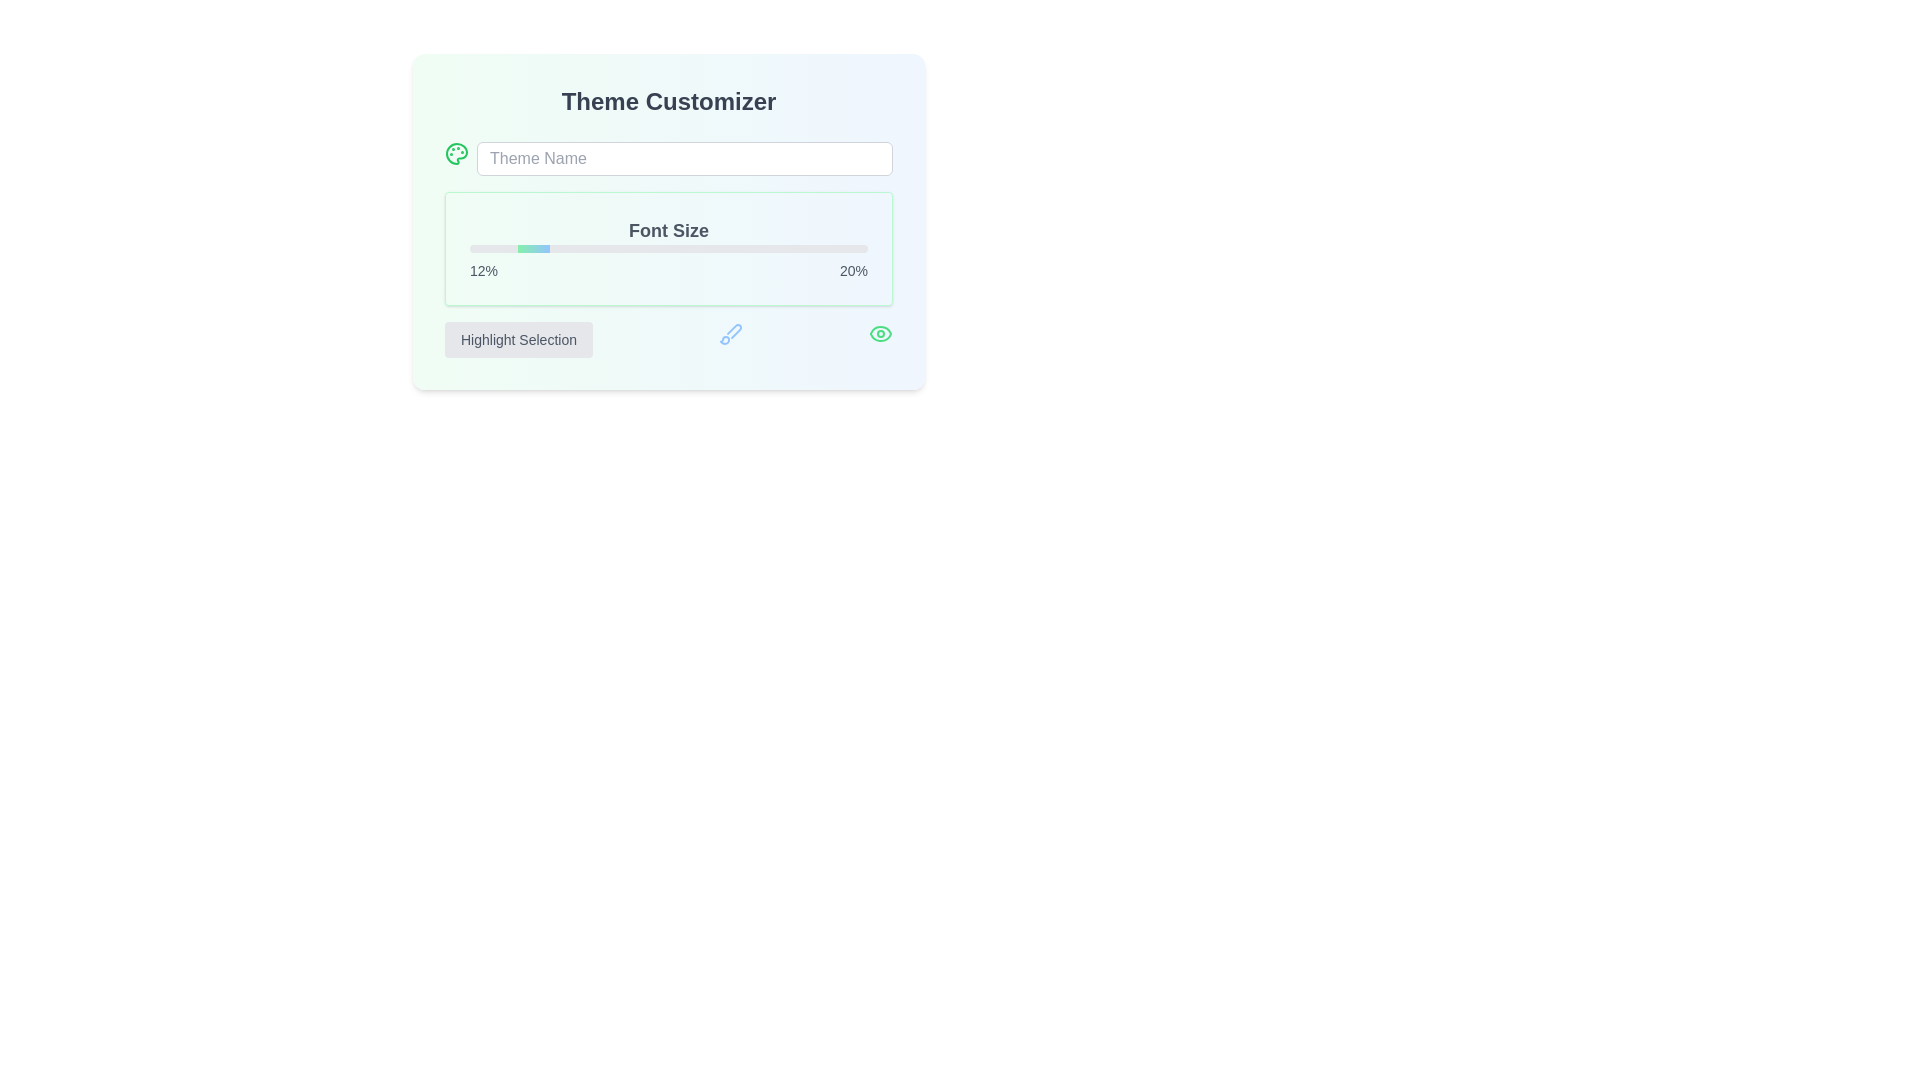 The width and height of the screenshot is (1920, 1080). I want to click on the font size, so click(608, 248).